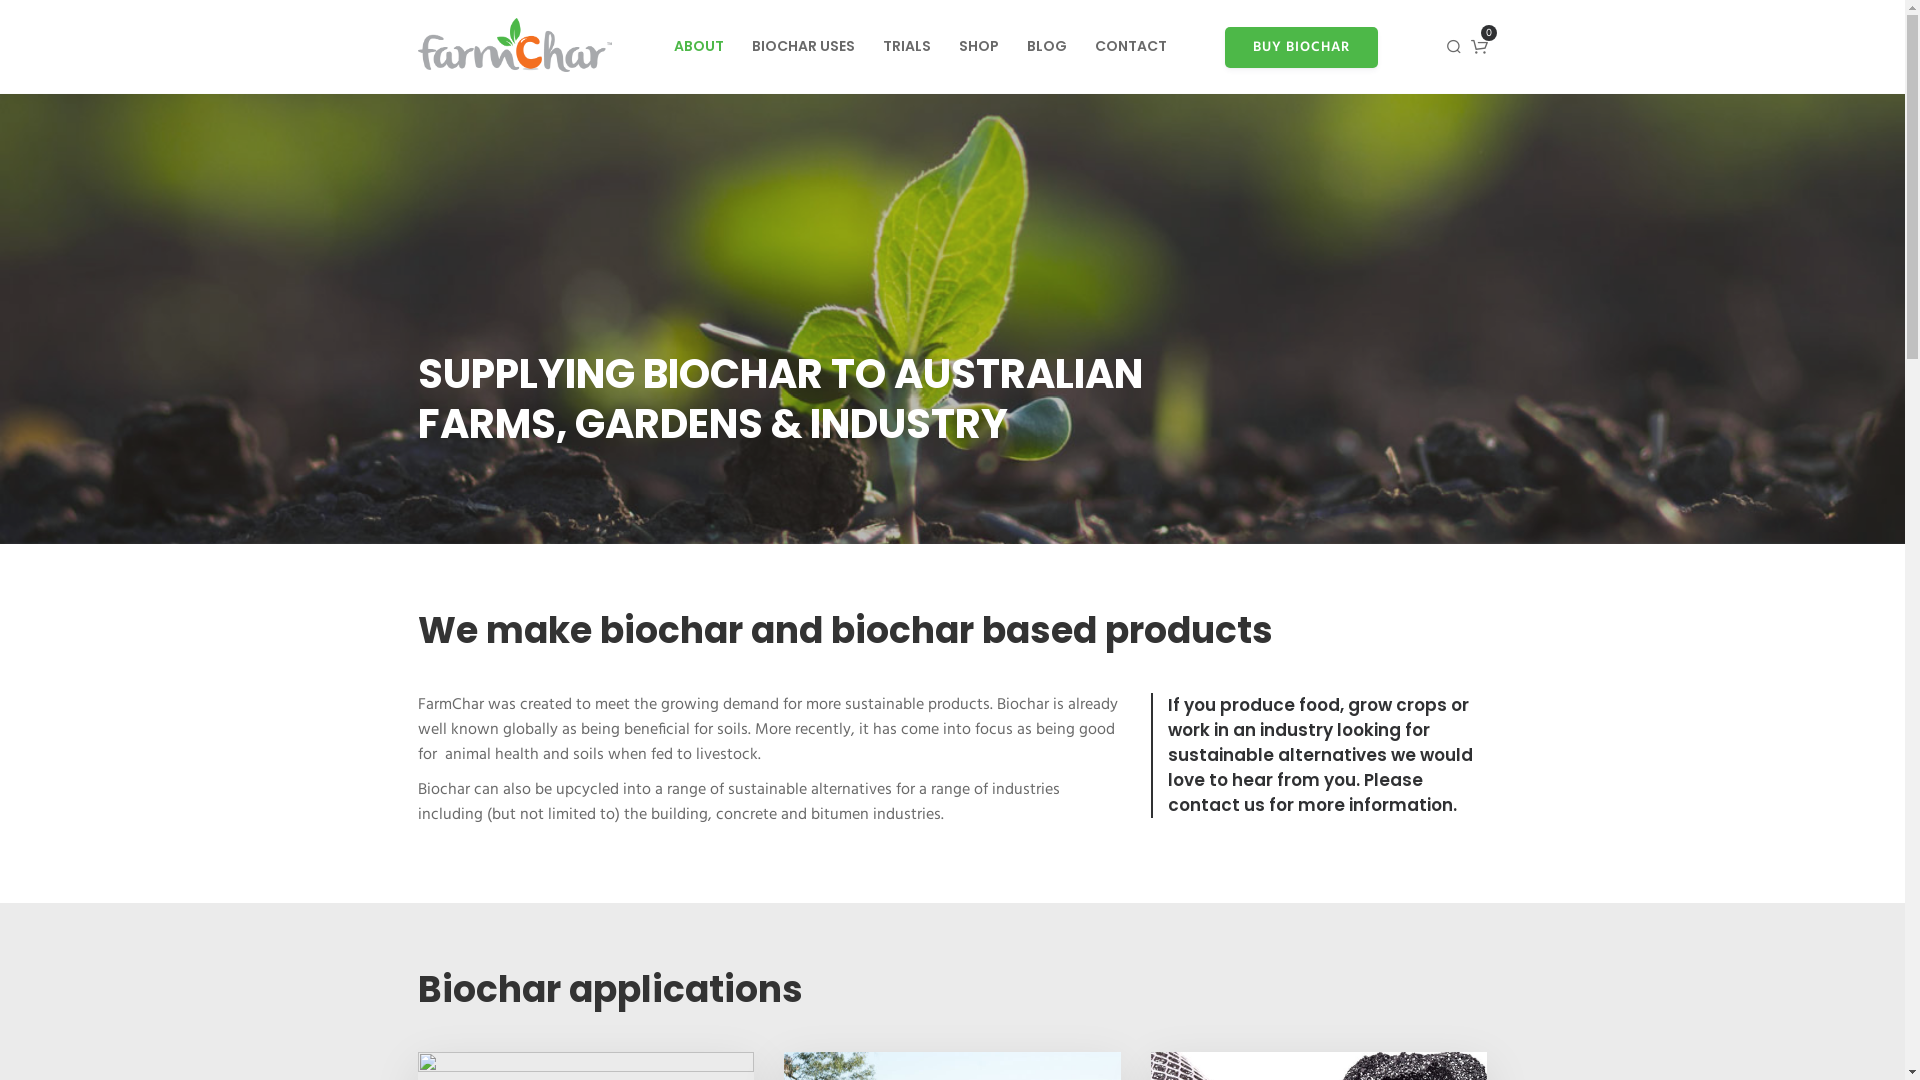  I want to click on 'ABOUT', so click(673, 45).